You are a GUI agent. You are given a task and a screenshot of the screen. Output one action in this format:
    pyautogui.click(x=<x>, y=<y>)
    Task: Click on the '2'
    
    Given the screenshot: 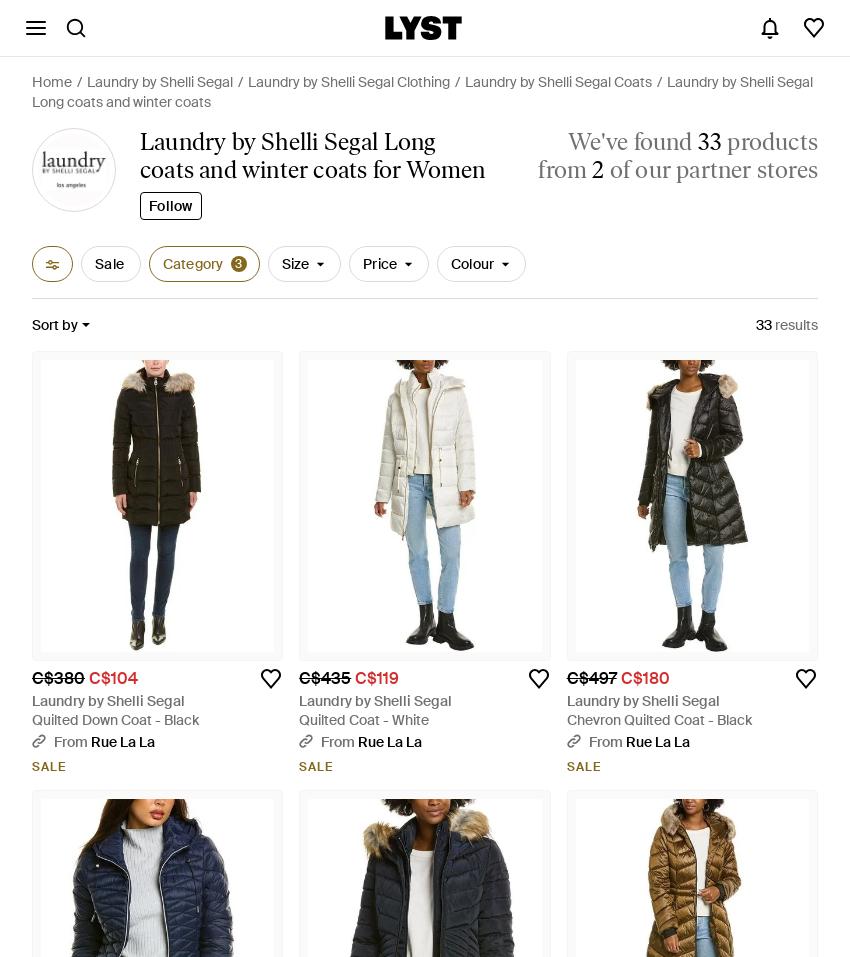 What is the action you would take?
    pyautogui.click(x=596, y=169)
    